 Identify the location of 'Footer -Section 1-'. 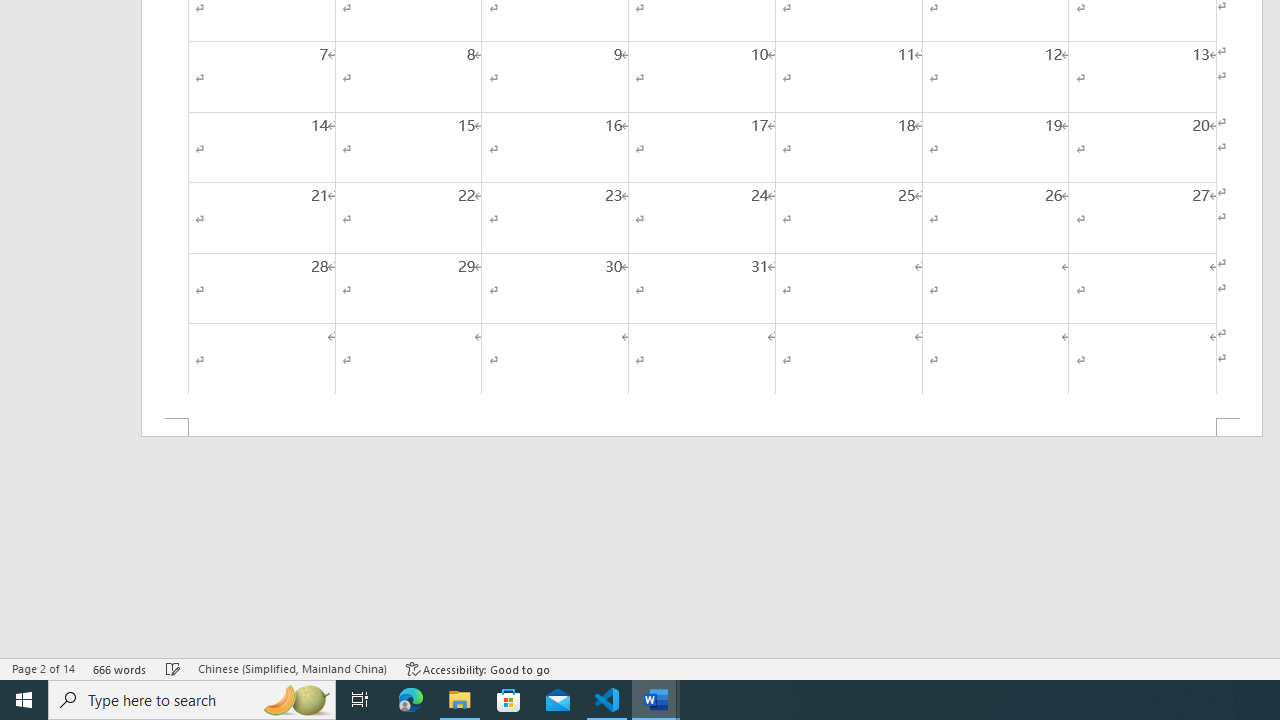
(702, 426).